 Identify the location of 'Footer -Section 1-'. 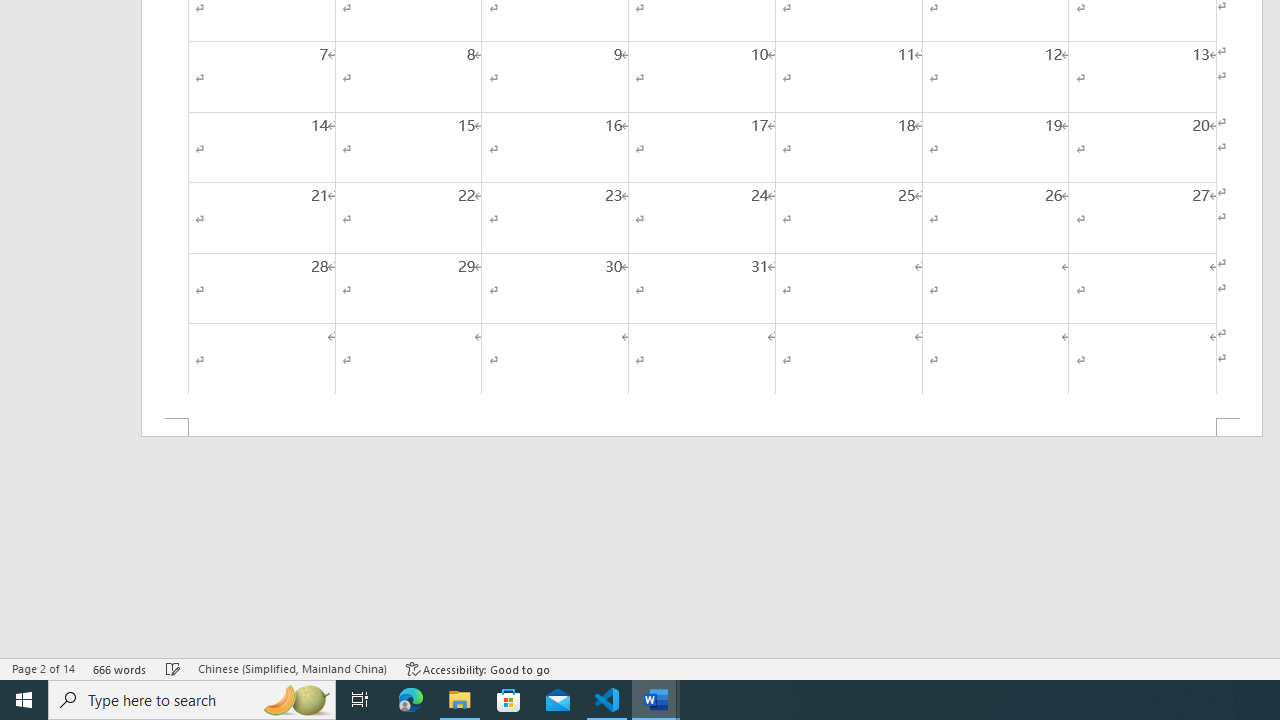
(702, 426).